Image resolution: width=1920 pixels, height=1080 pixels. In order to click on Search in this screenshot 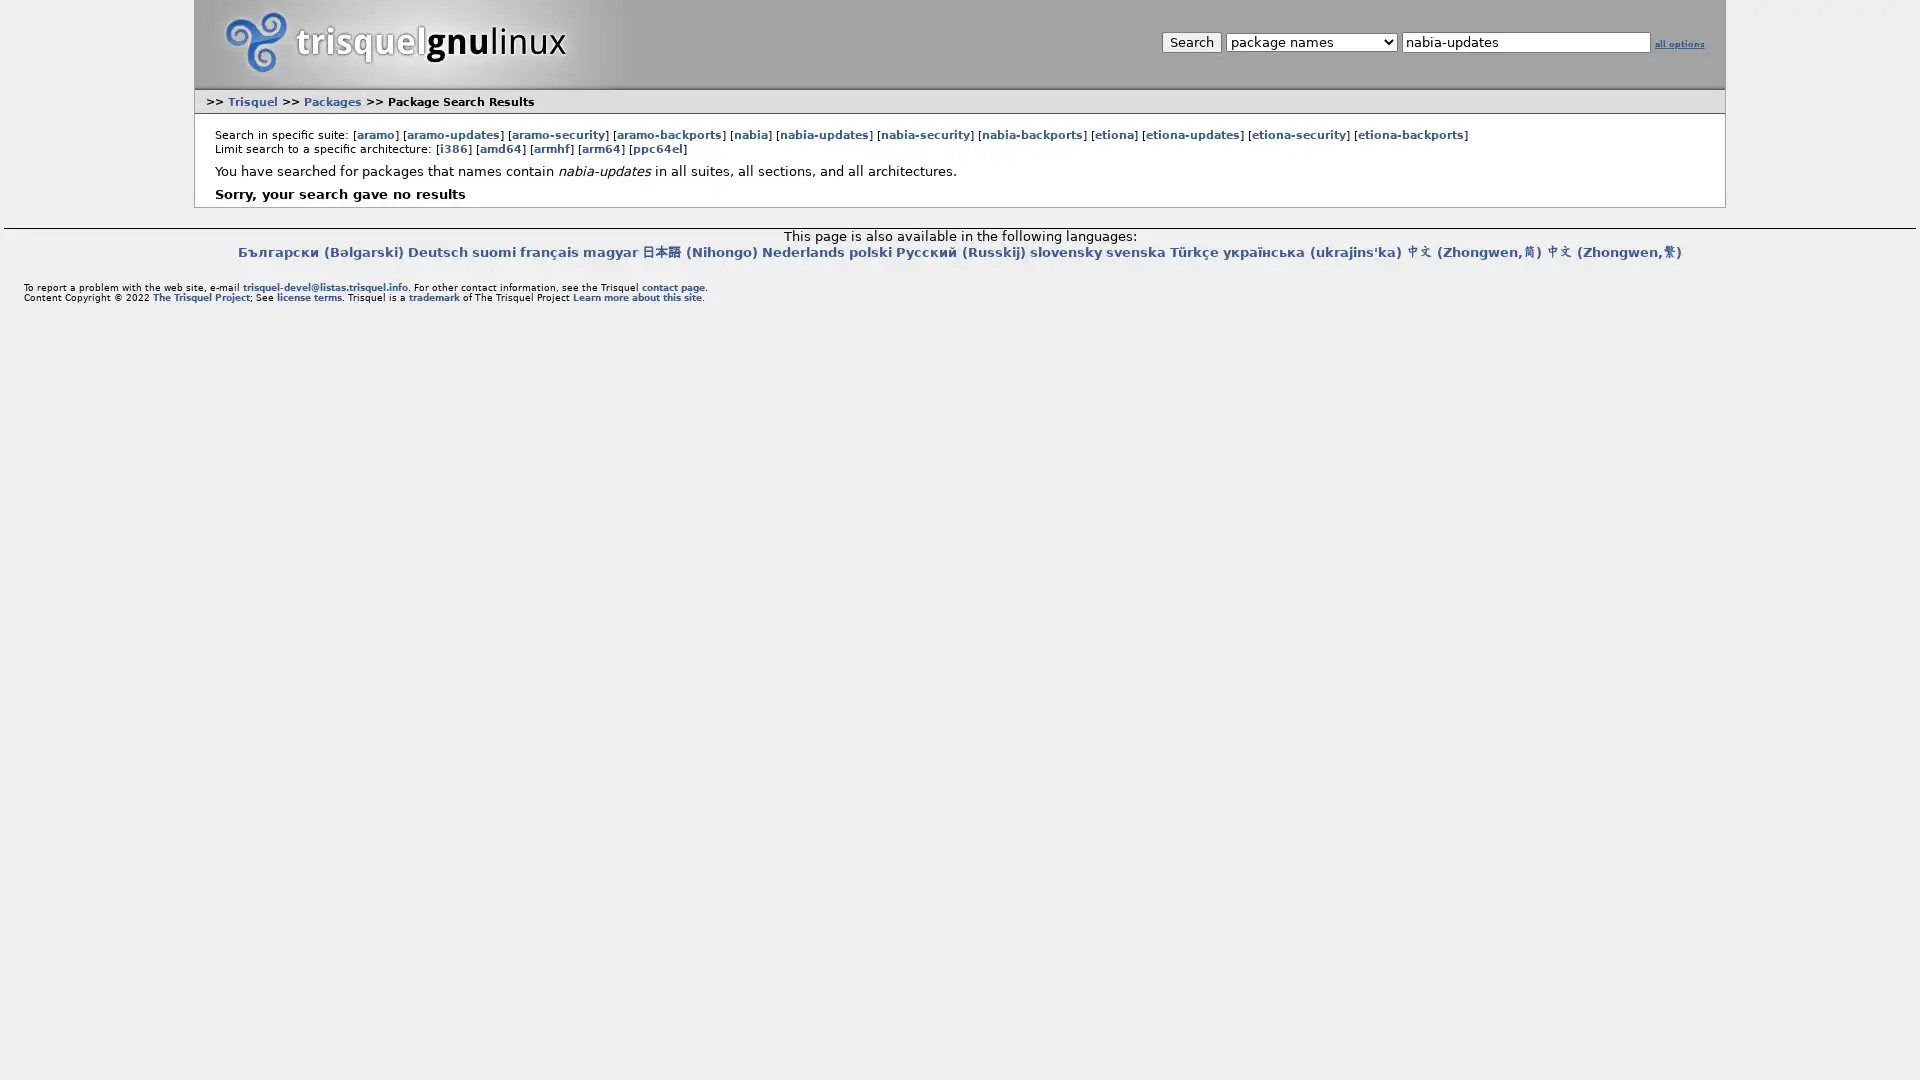, I will do `click(1190, 42)`.